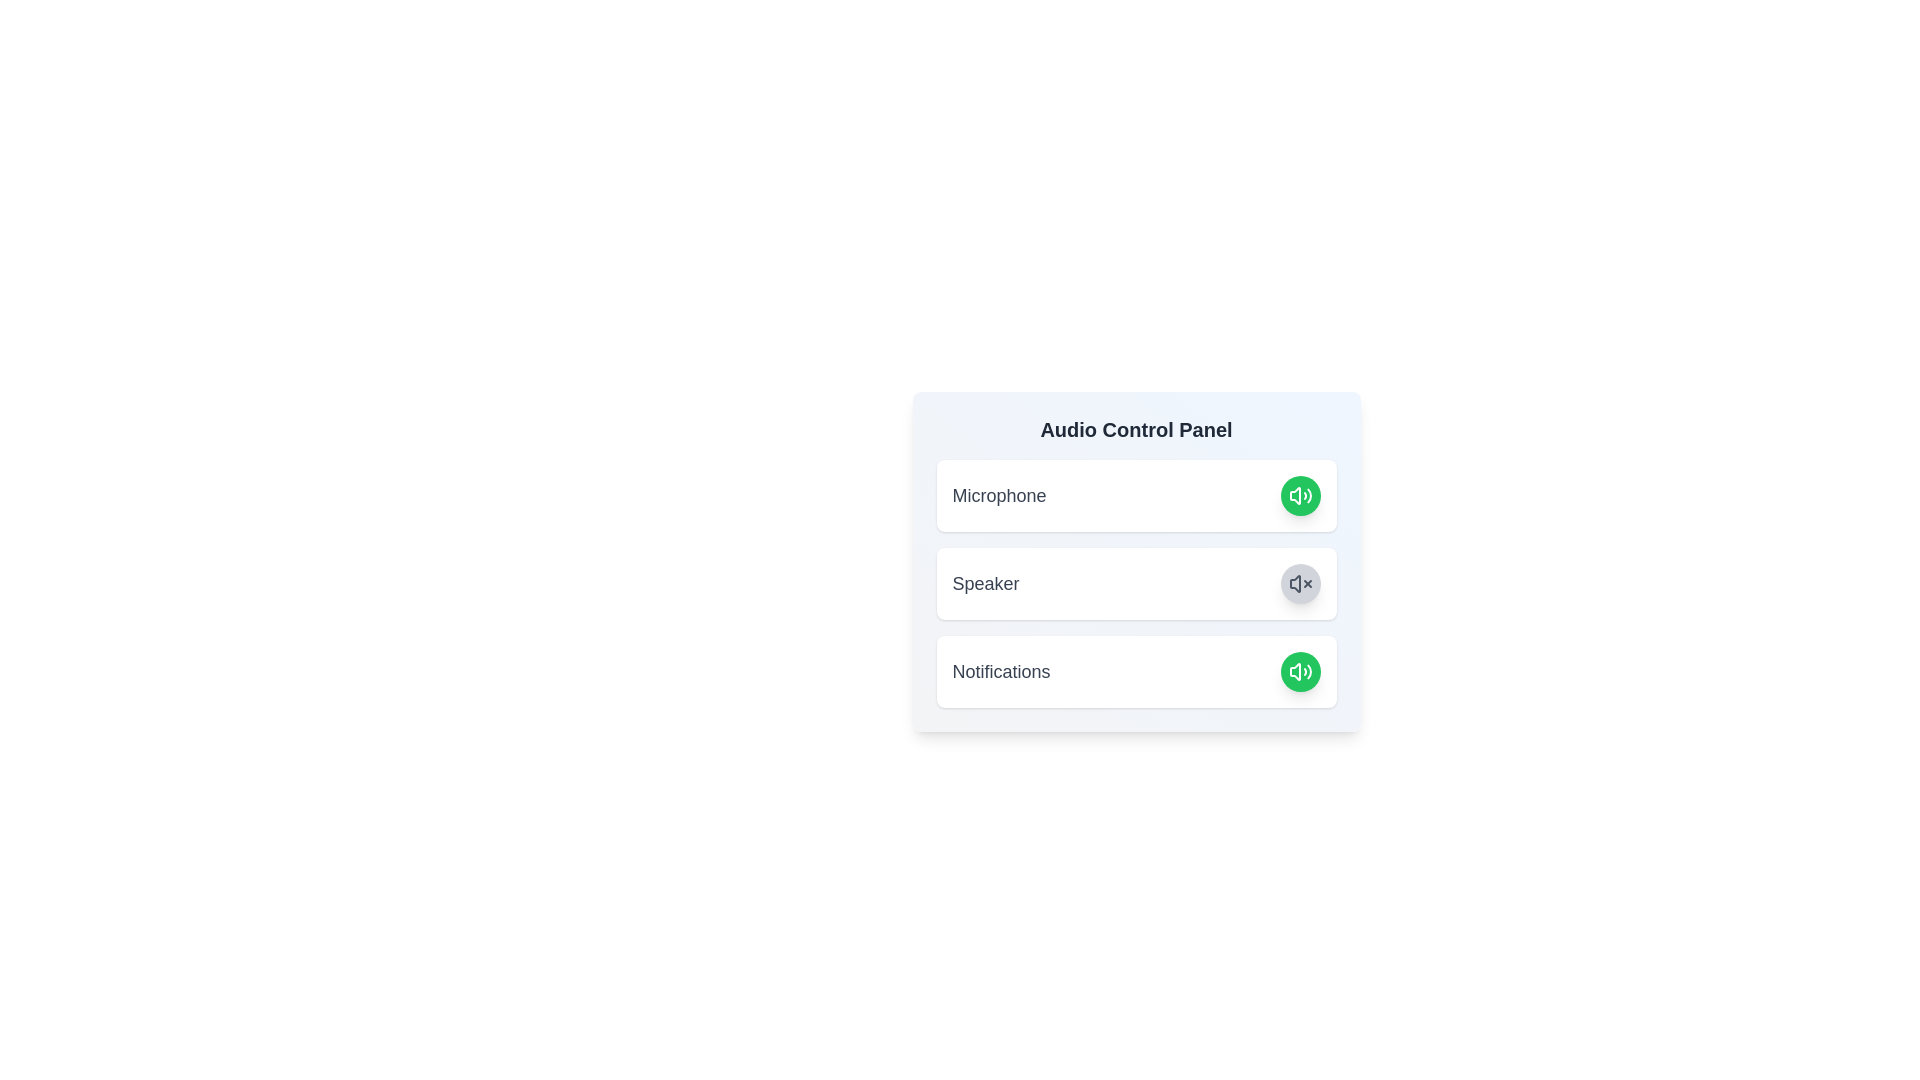 The image size is (1920, 1080). What do you see at coordinates (1136, 671) in the screenshot?
I see `the circular green button on the interactive panel labeled 'Notifications'` at bounding box center [1136, 671].